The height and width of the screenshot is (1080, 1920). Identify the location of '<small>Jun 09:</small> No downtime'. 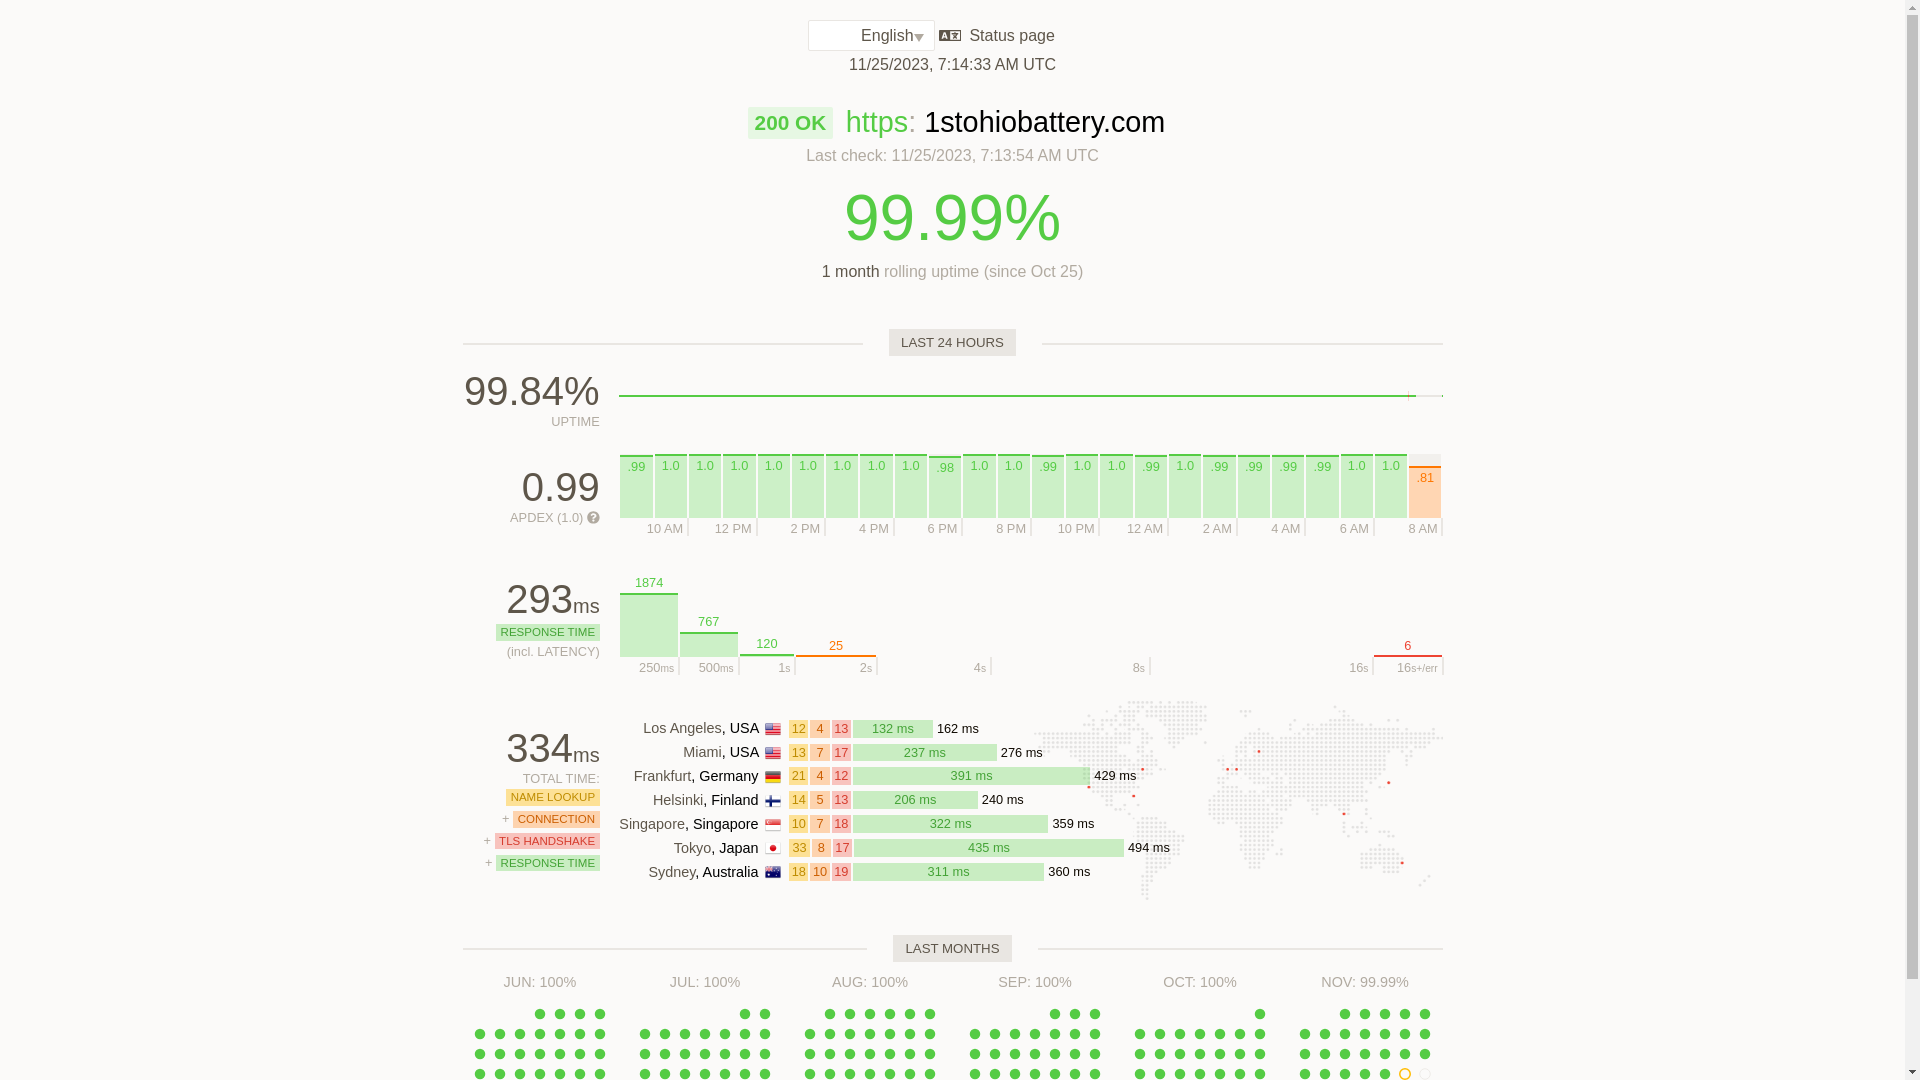
(560, 1033).